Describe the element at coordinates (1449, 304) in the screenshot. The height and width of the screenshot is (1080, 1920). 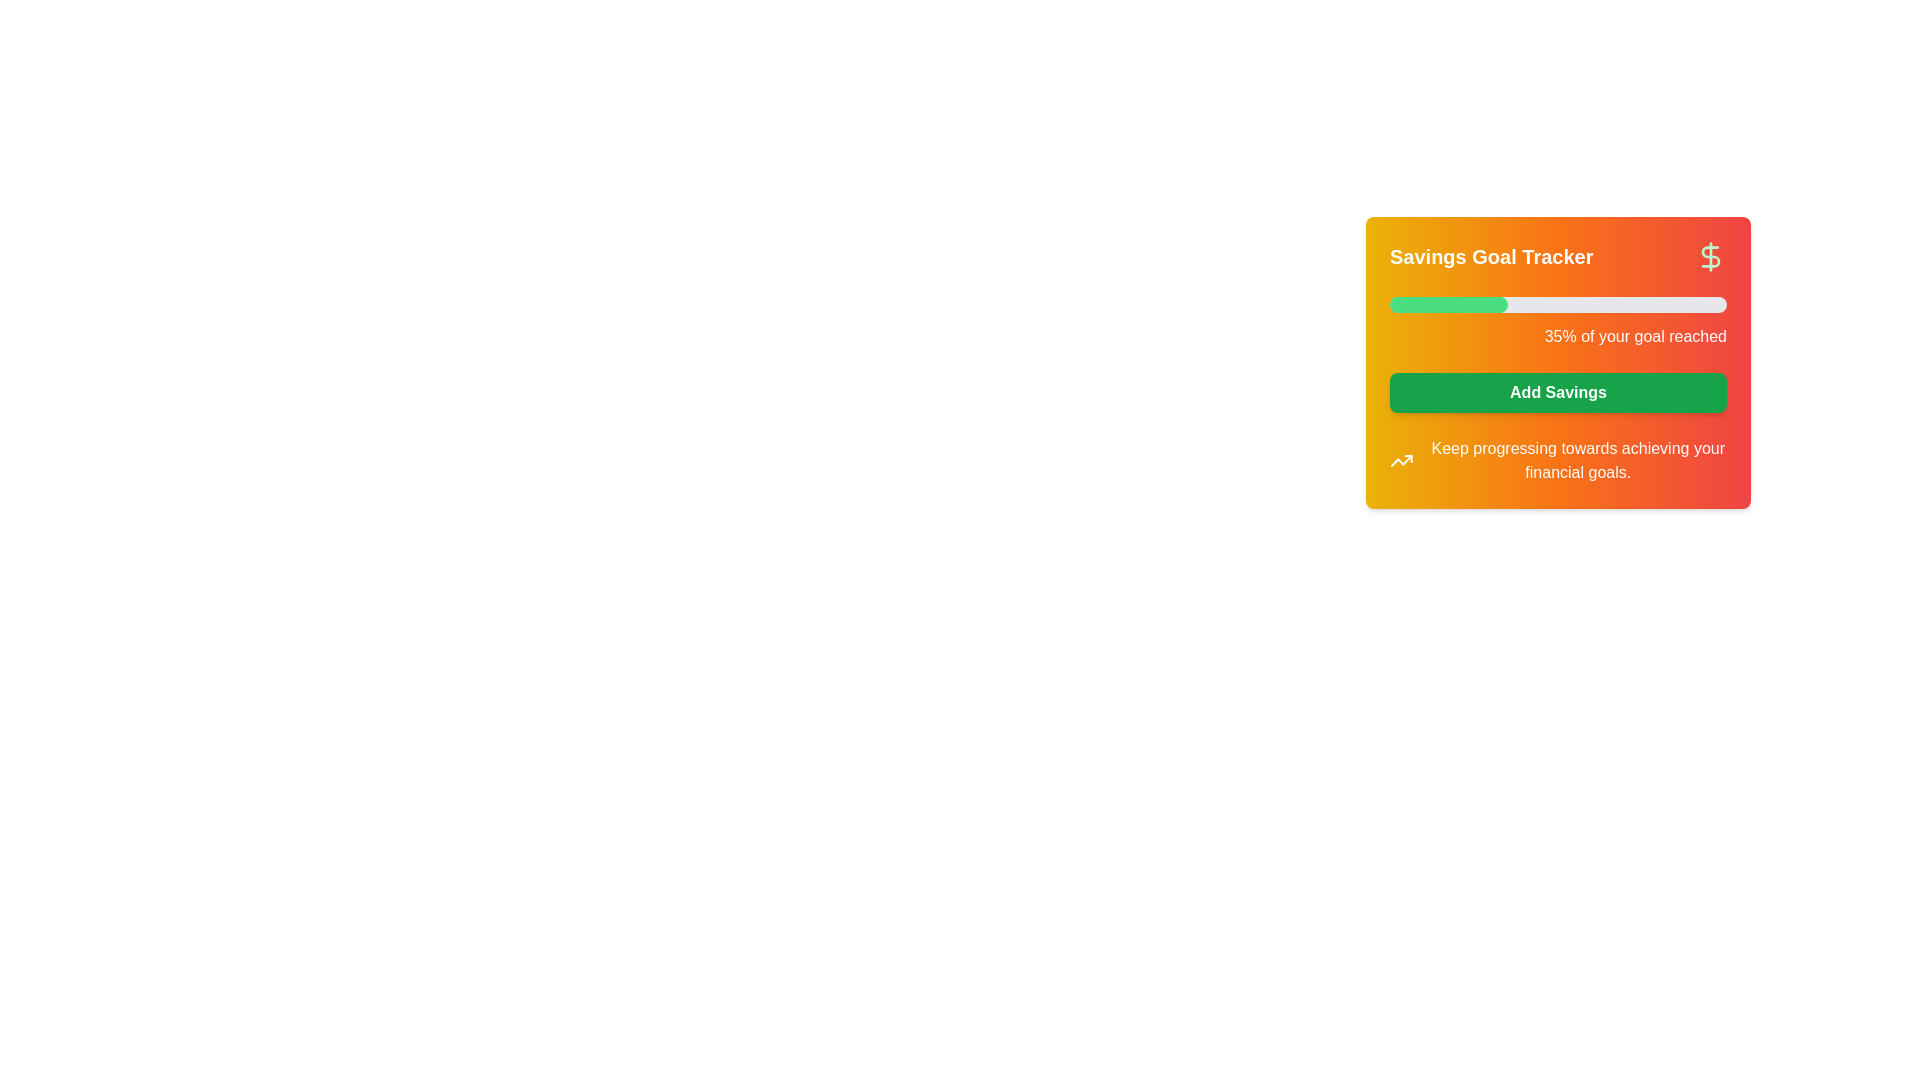
I see `the green progress bar indicating 35% completion within the gray horizontal progress bar under the 'Savings Goal Tracker' title` at that location.